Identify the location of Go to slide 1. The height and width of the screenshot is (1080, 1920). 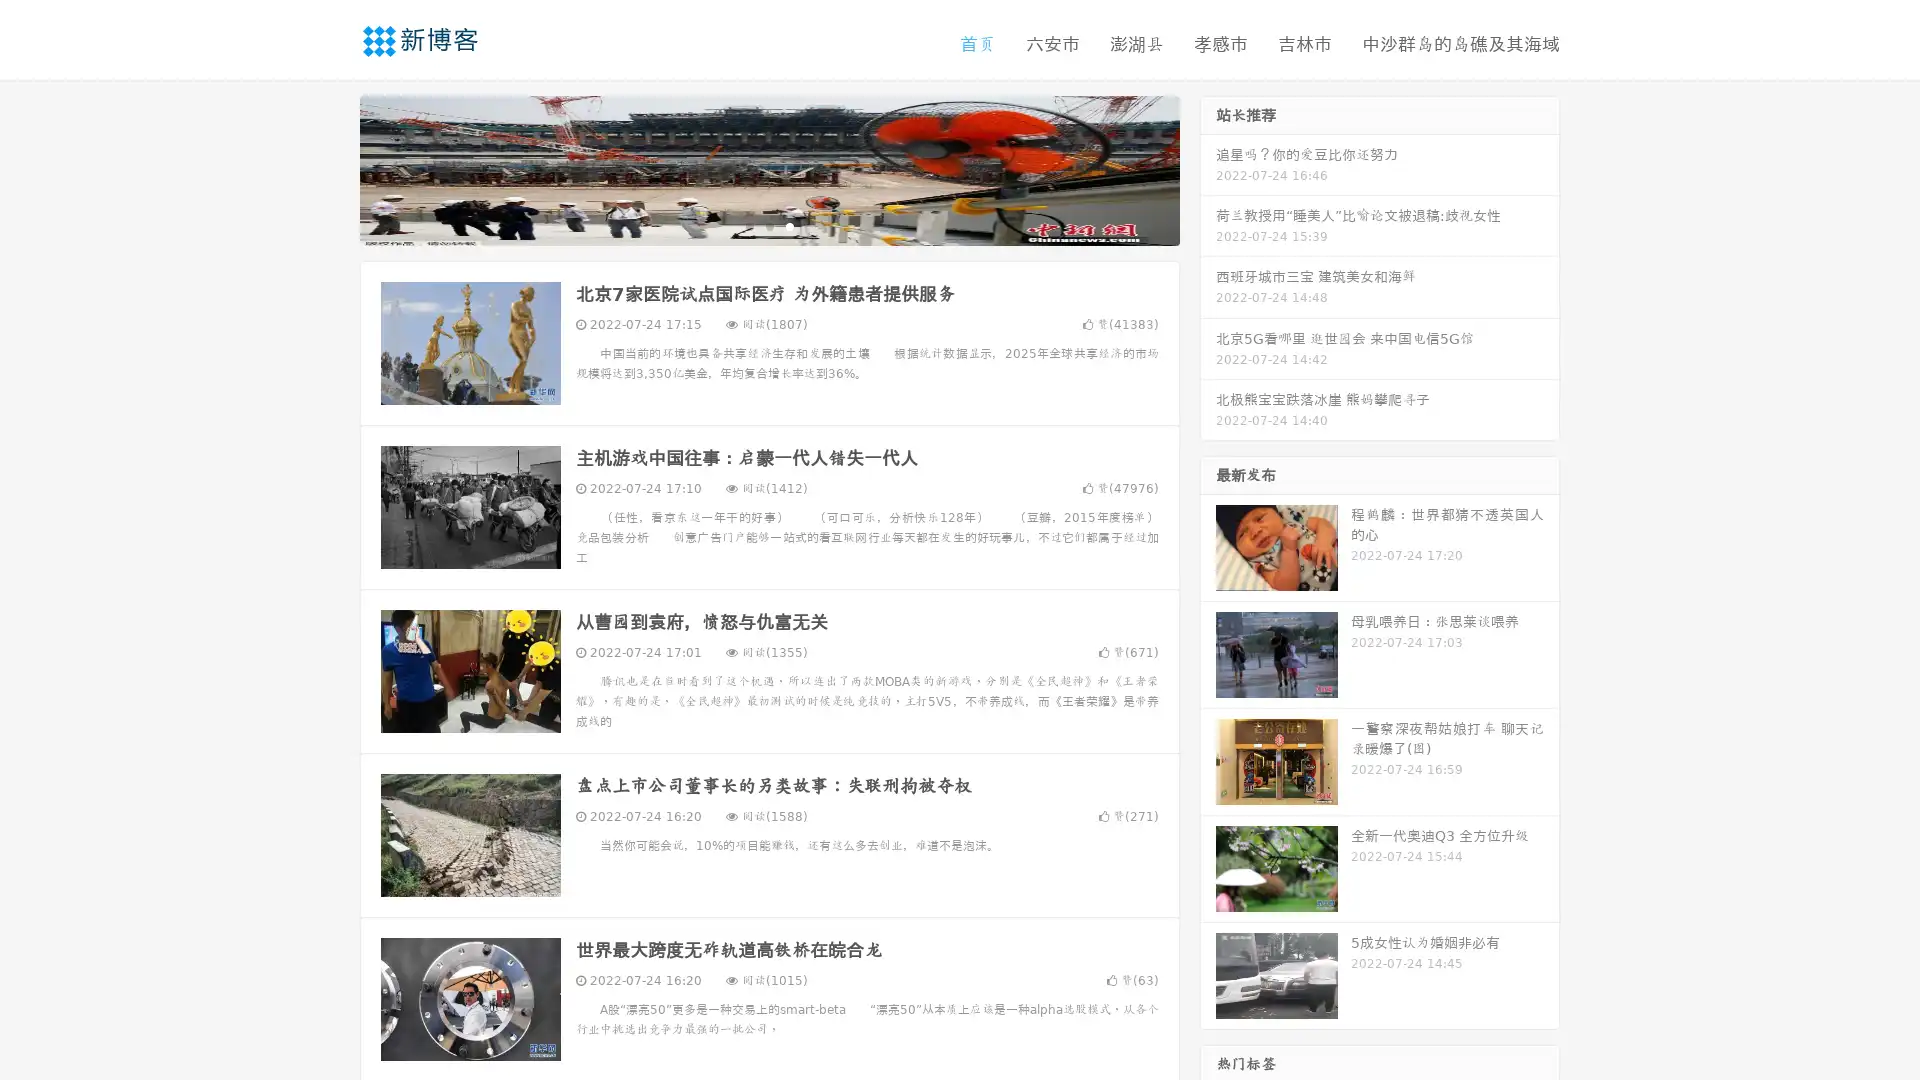
(748, 225).